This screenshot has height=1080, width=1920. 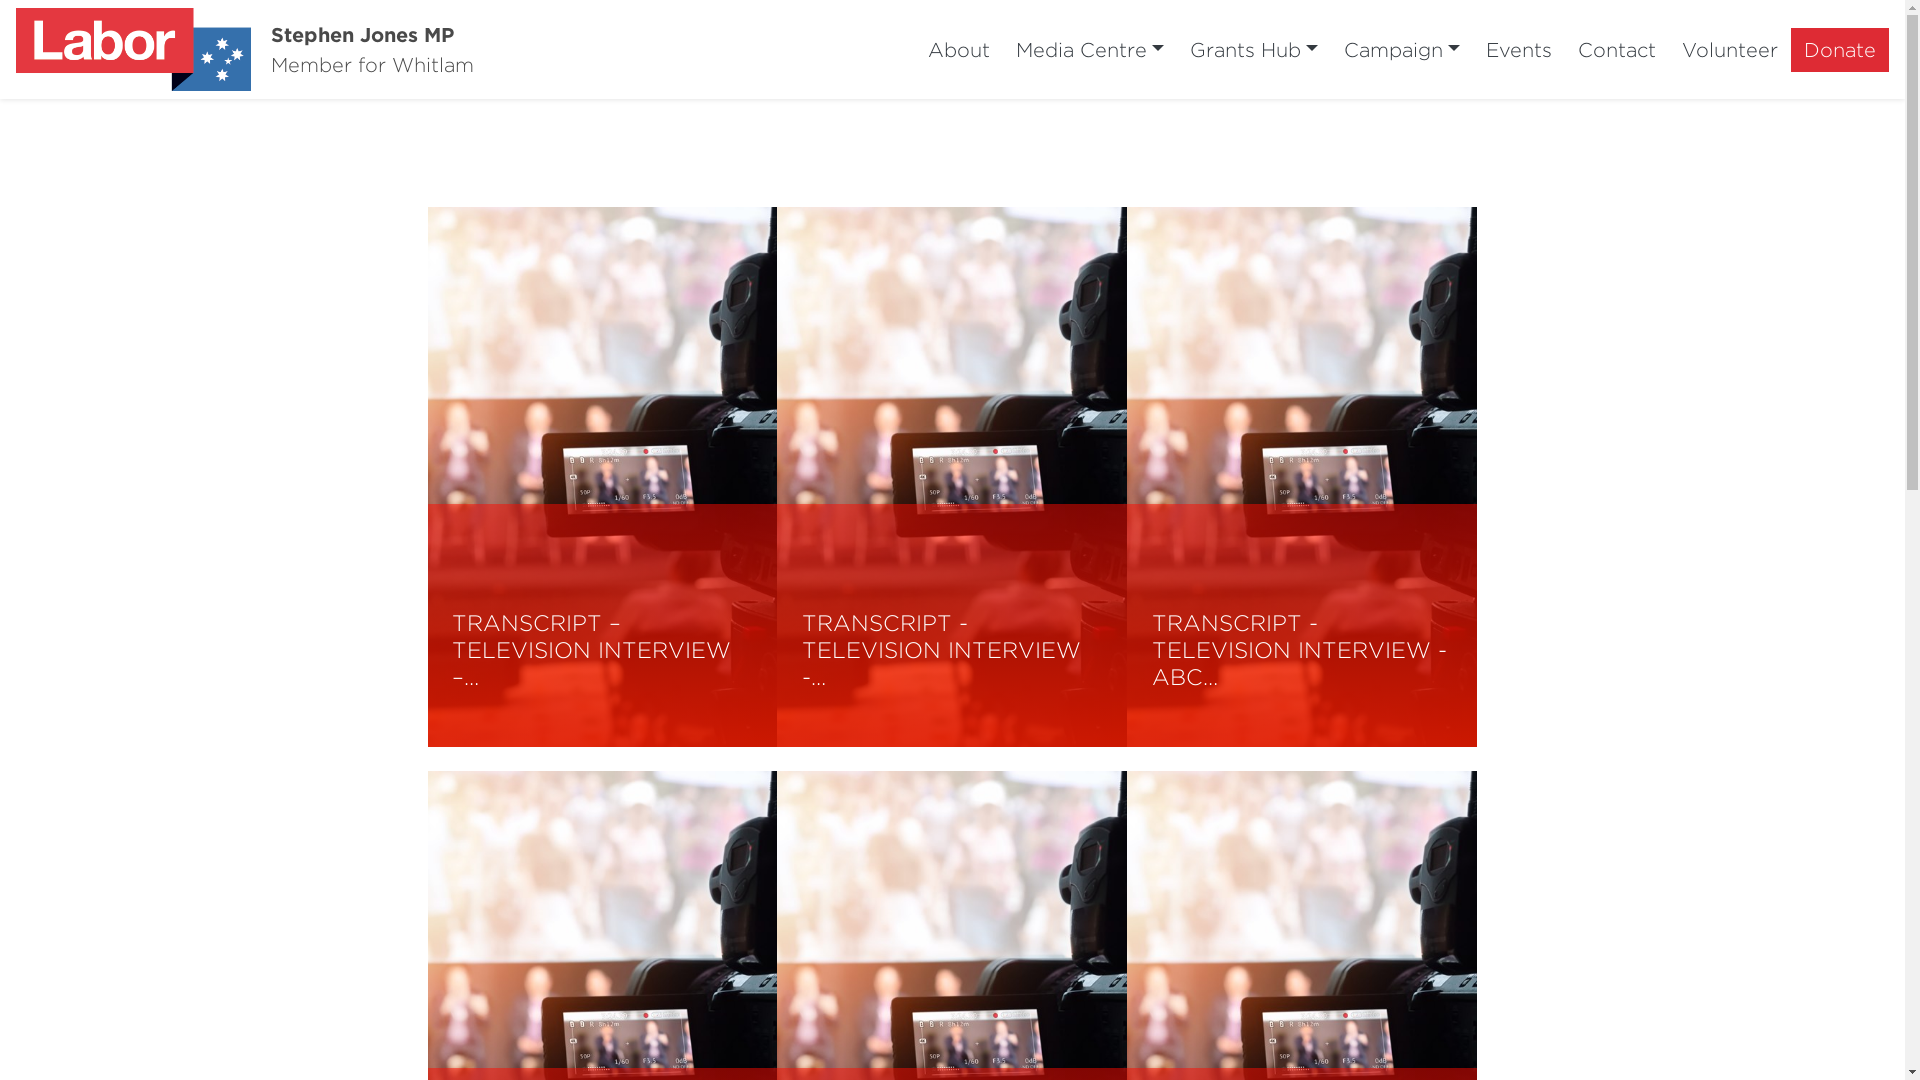 What do you see at coordinates (1839, 49) in the screenshot?
I see `'Donate'` at bounding box center [1839, 49].